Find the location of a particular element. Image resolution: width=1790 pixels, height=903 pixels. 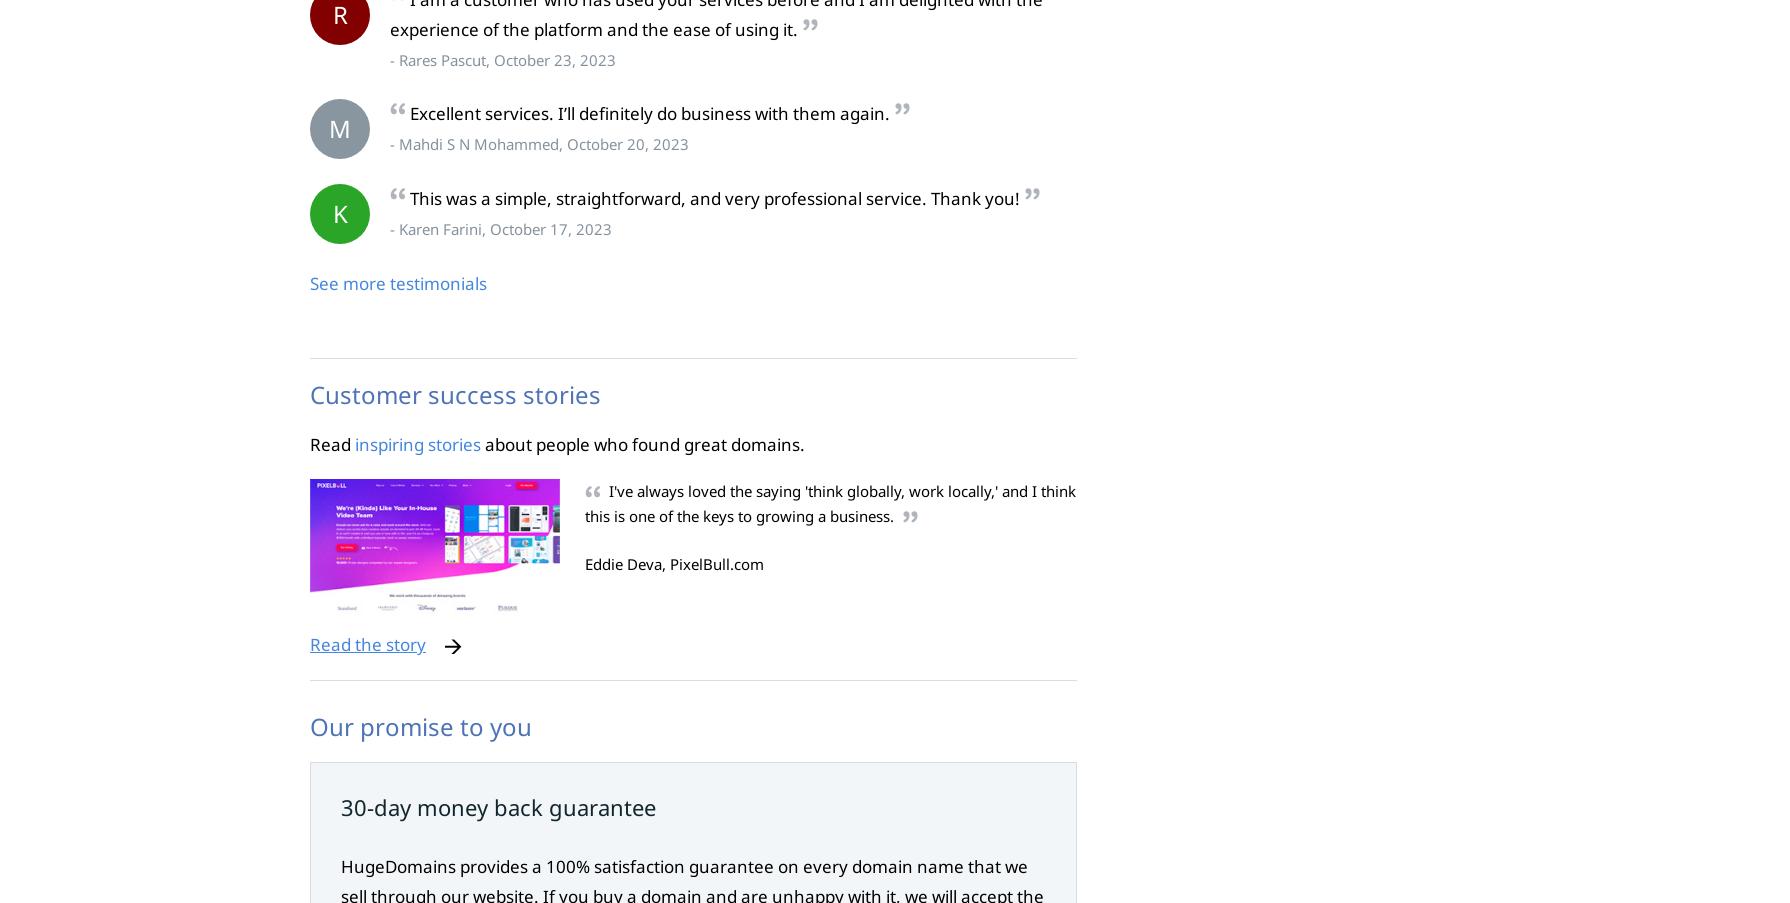

'This was a simple, straightforward, and very professional service. Thank you!' is located at coordinates (713, 198).